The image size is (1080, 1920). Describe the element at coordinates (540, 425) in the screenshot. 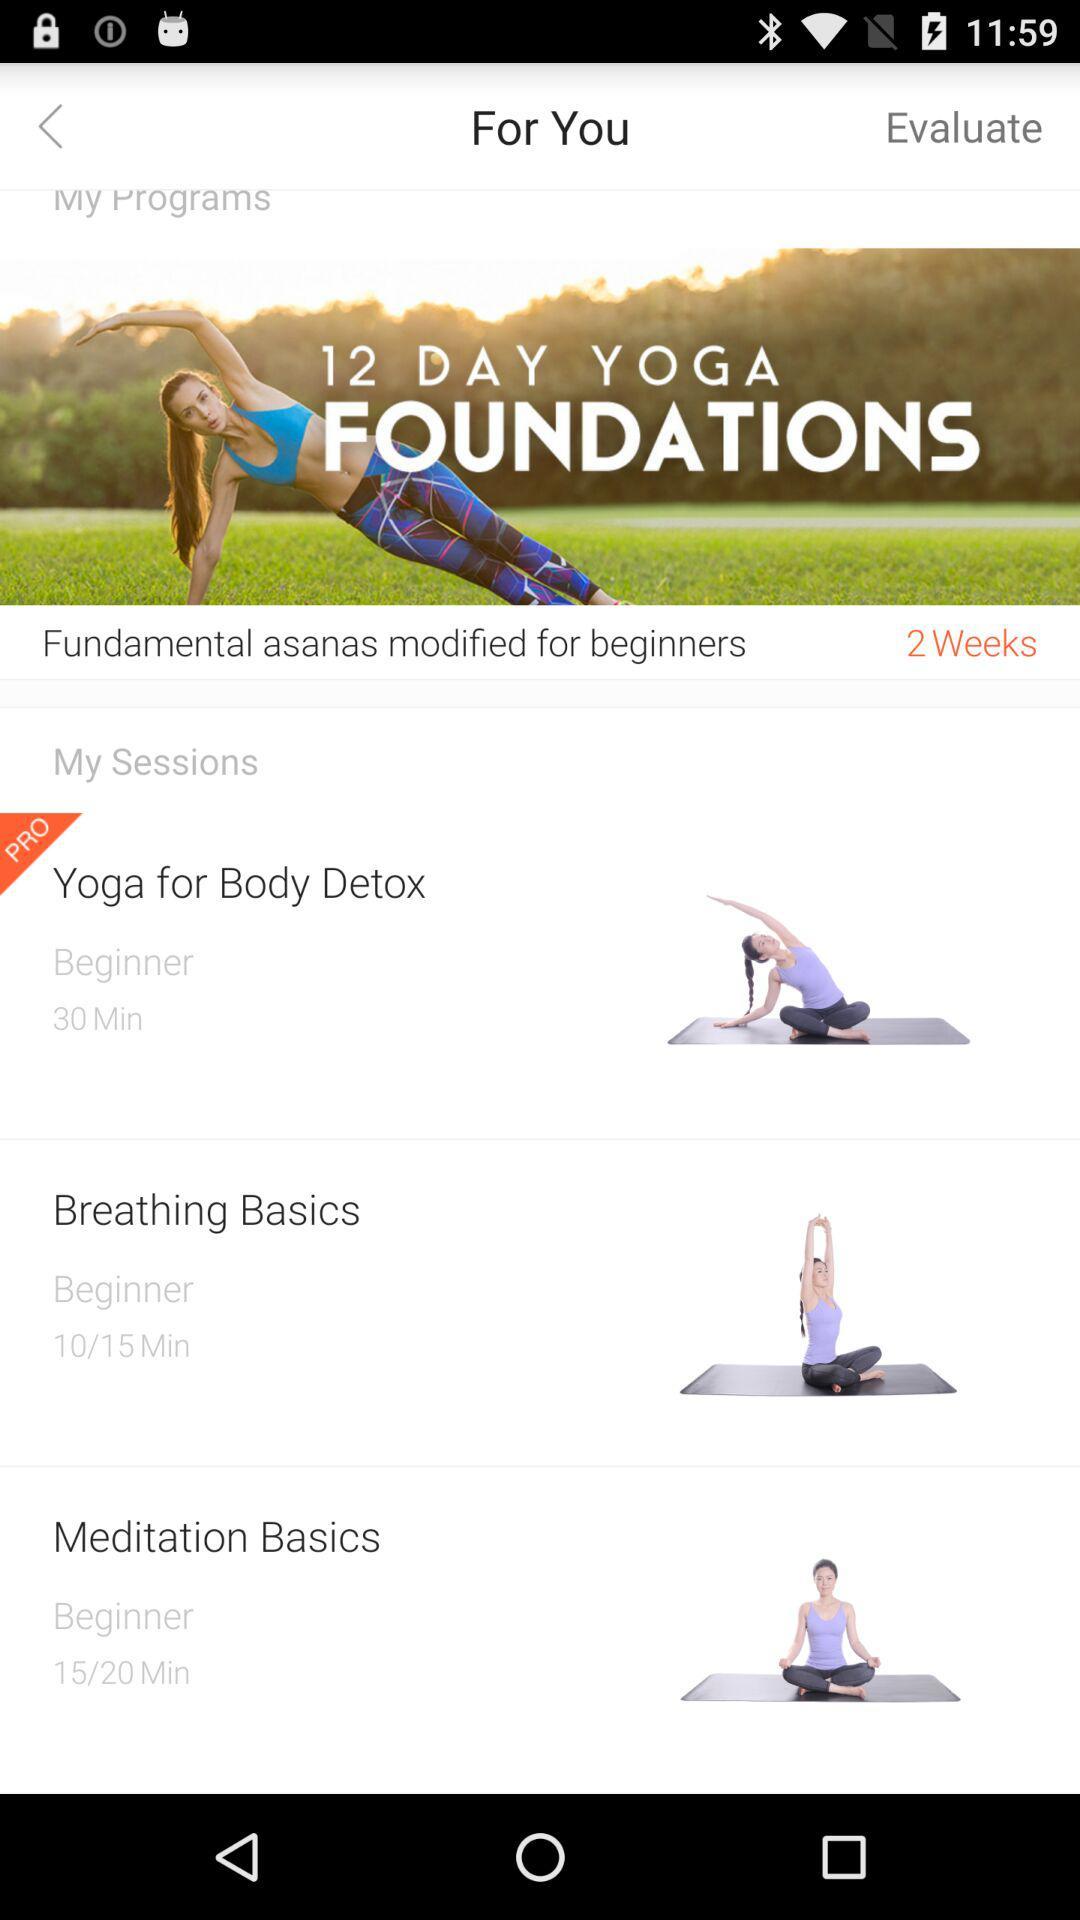

I see `icon below the my programs item` at that location.